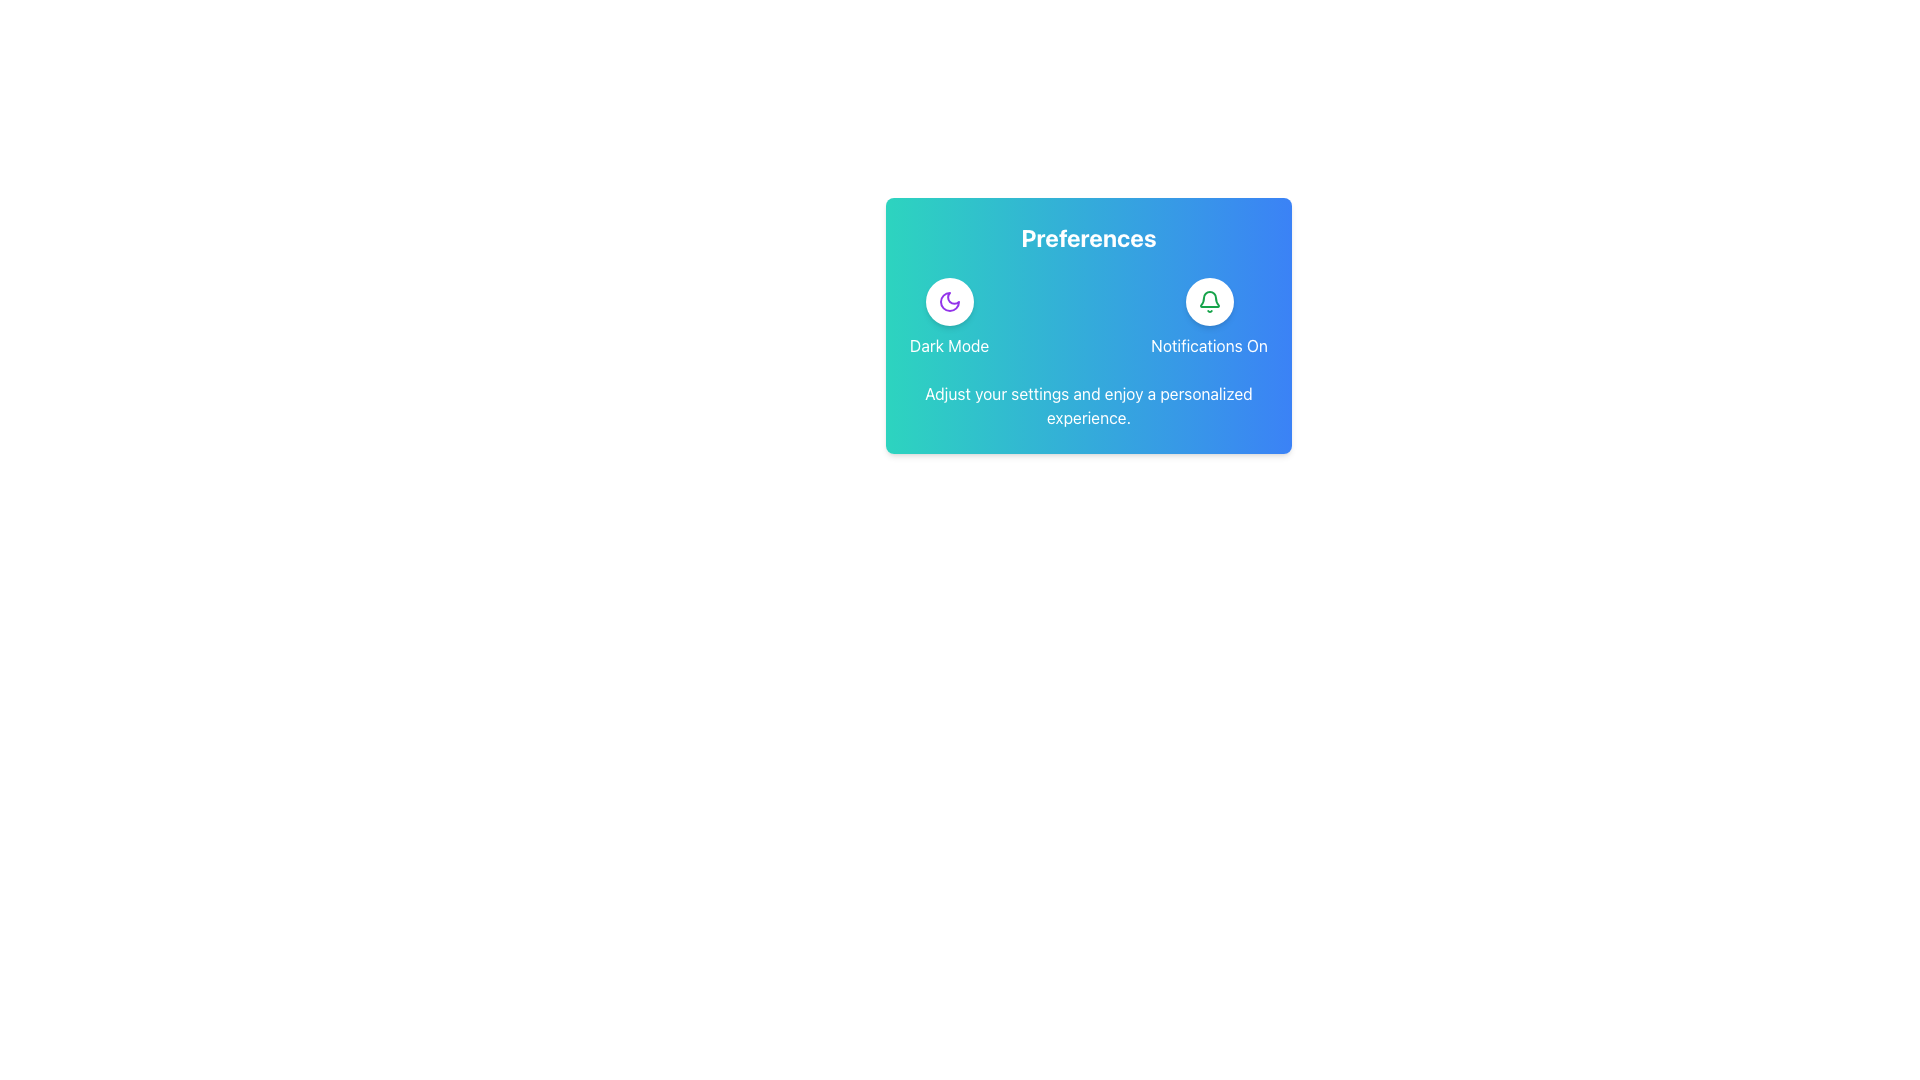 The image size is (1920, 1080). I want to click on the moon icon within the circular button that has a white background and a purple border, located next, so click(948, 301).